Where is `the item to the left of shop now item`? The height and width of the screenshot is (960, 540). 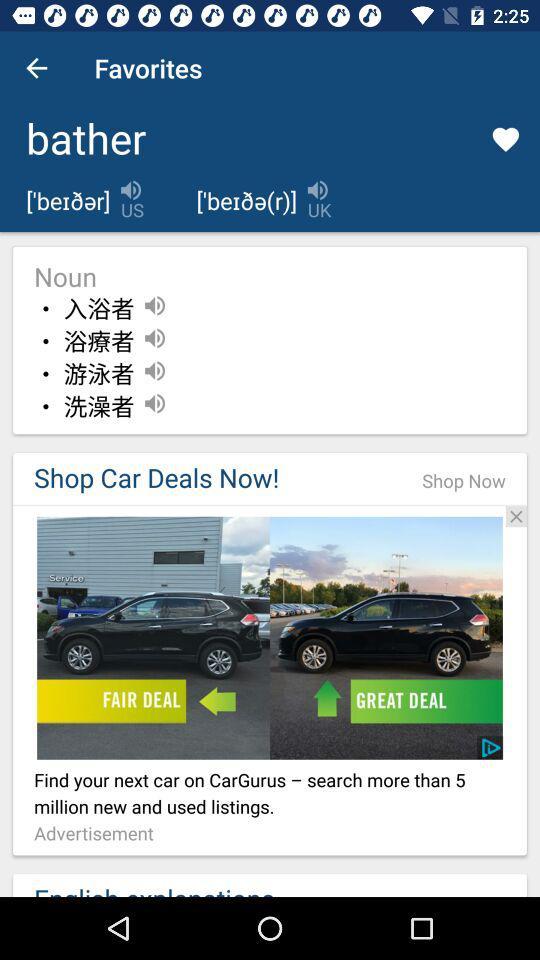
the item to the left of shop now item is located at coordinates (206, 478).